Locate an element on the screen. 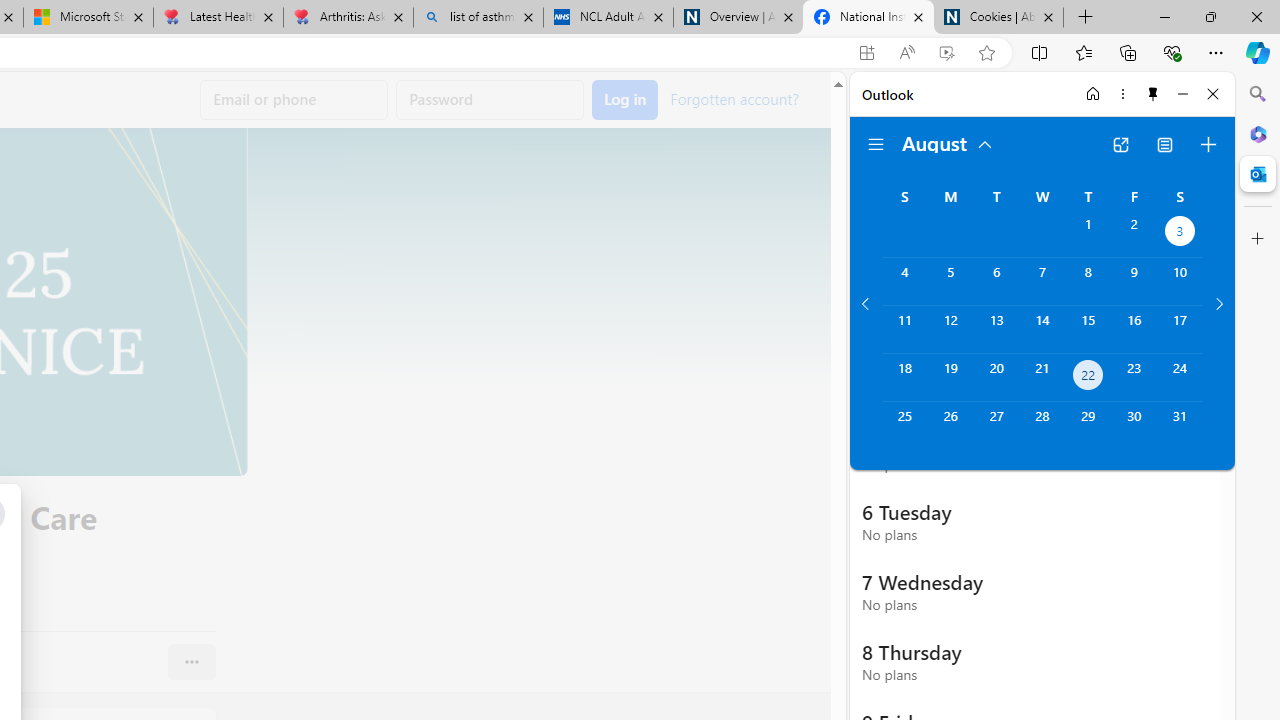 The height and width of the screenshot is (720, 1280). 'Email or phone' is located at coordinates (293, 100).